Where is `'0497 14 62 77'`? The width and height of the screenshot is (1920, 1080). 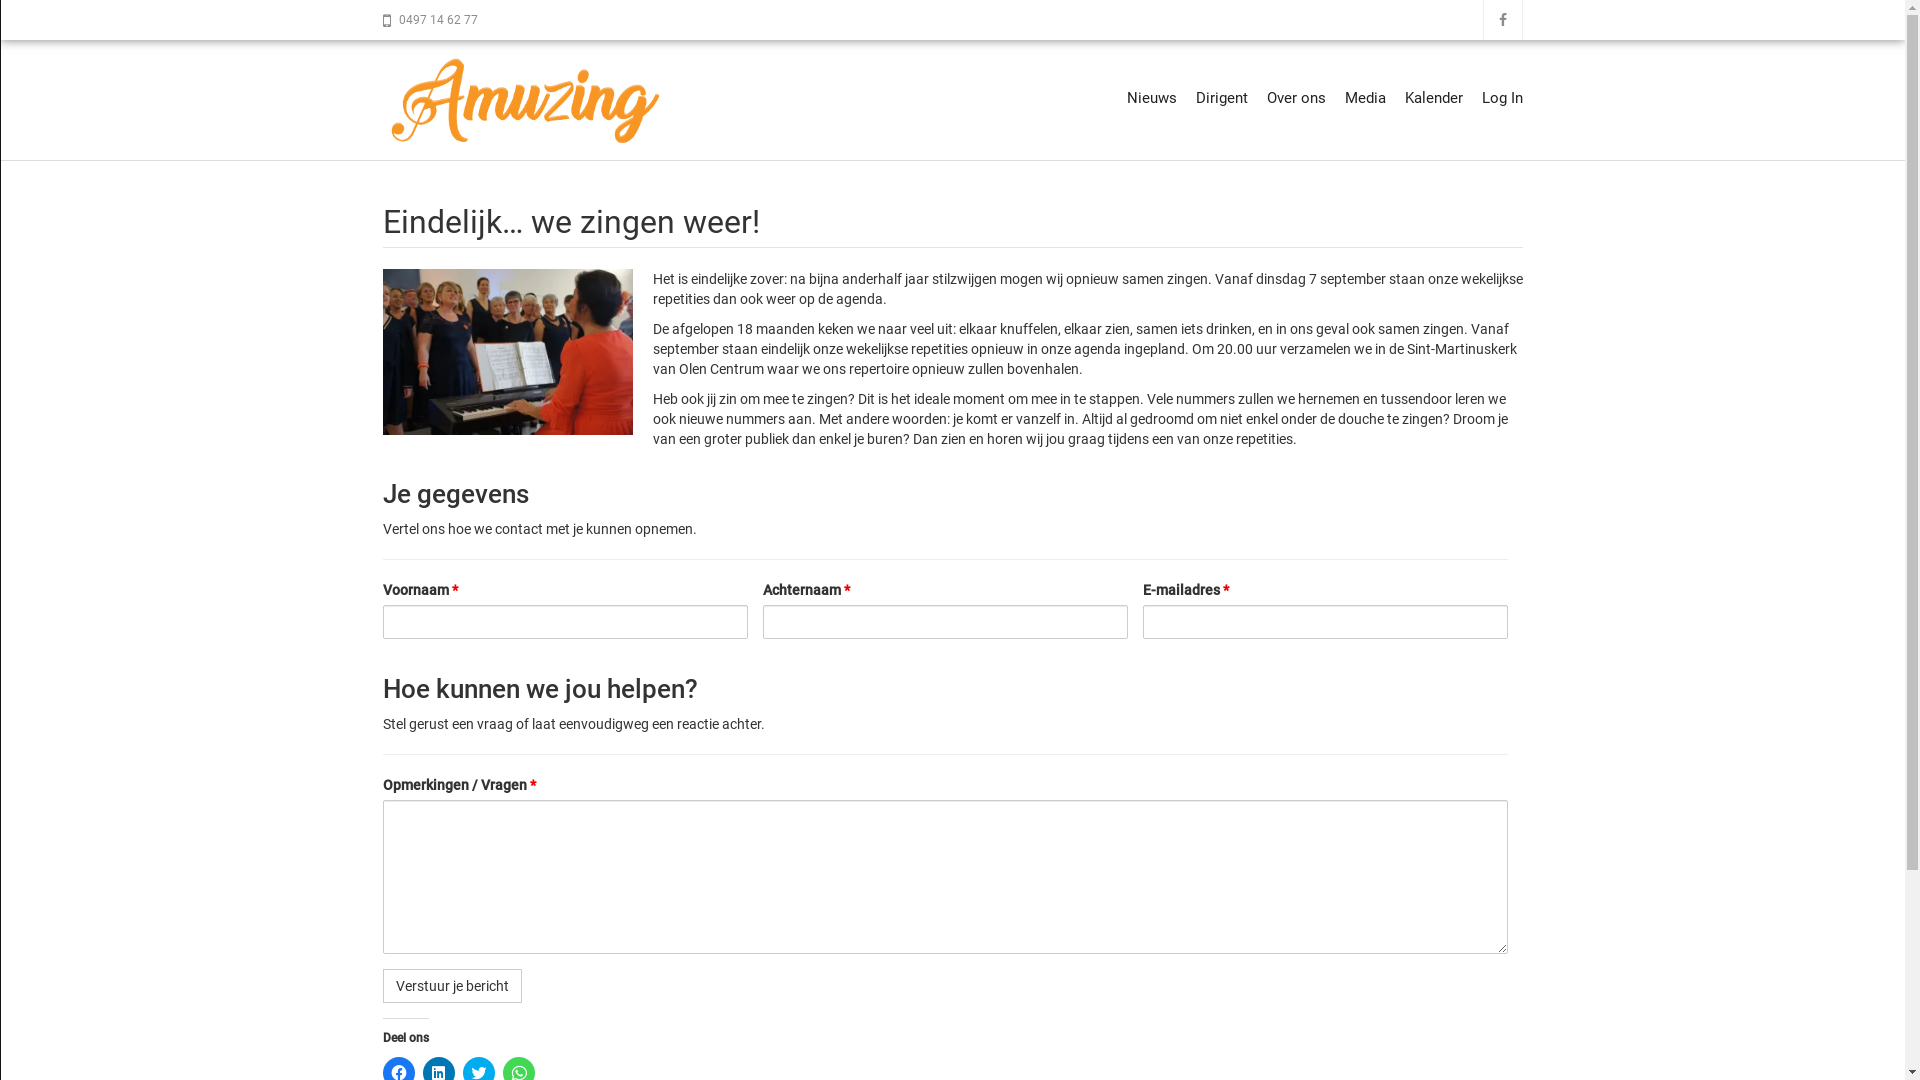 '0497 14 62 77' is located at coordinates (433, 19).